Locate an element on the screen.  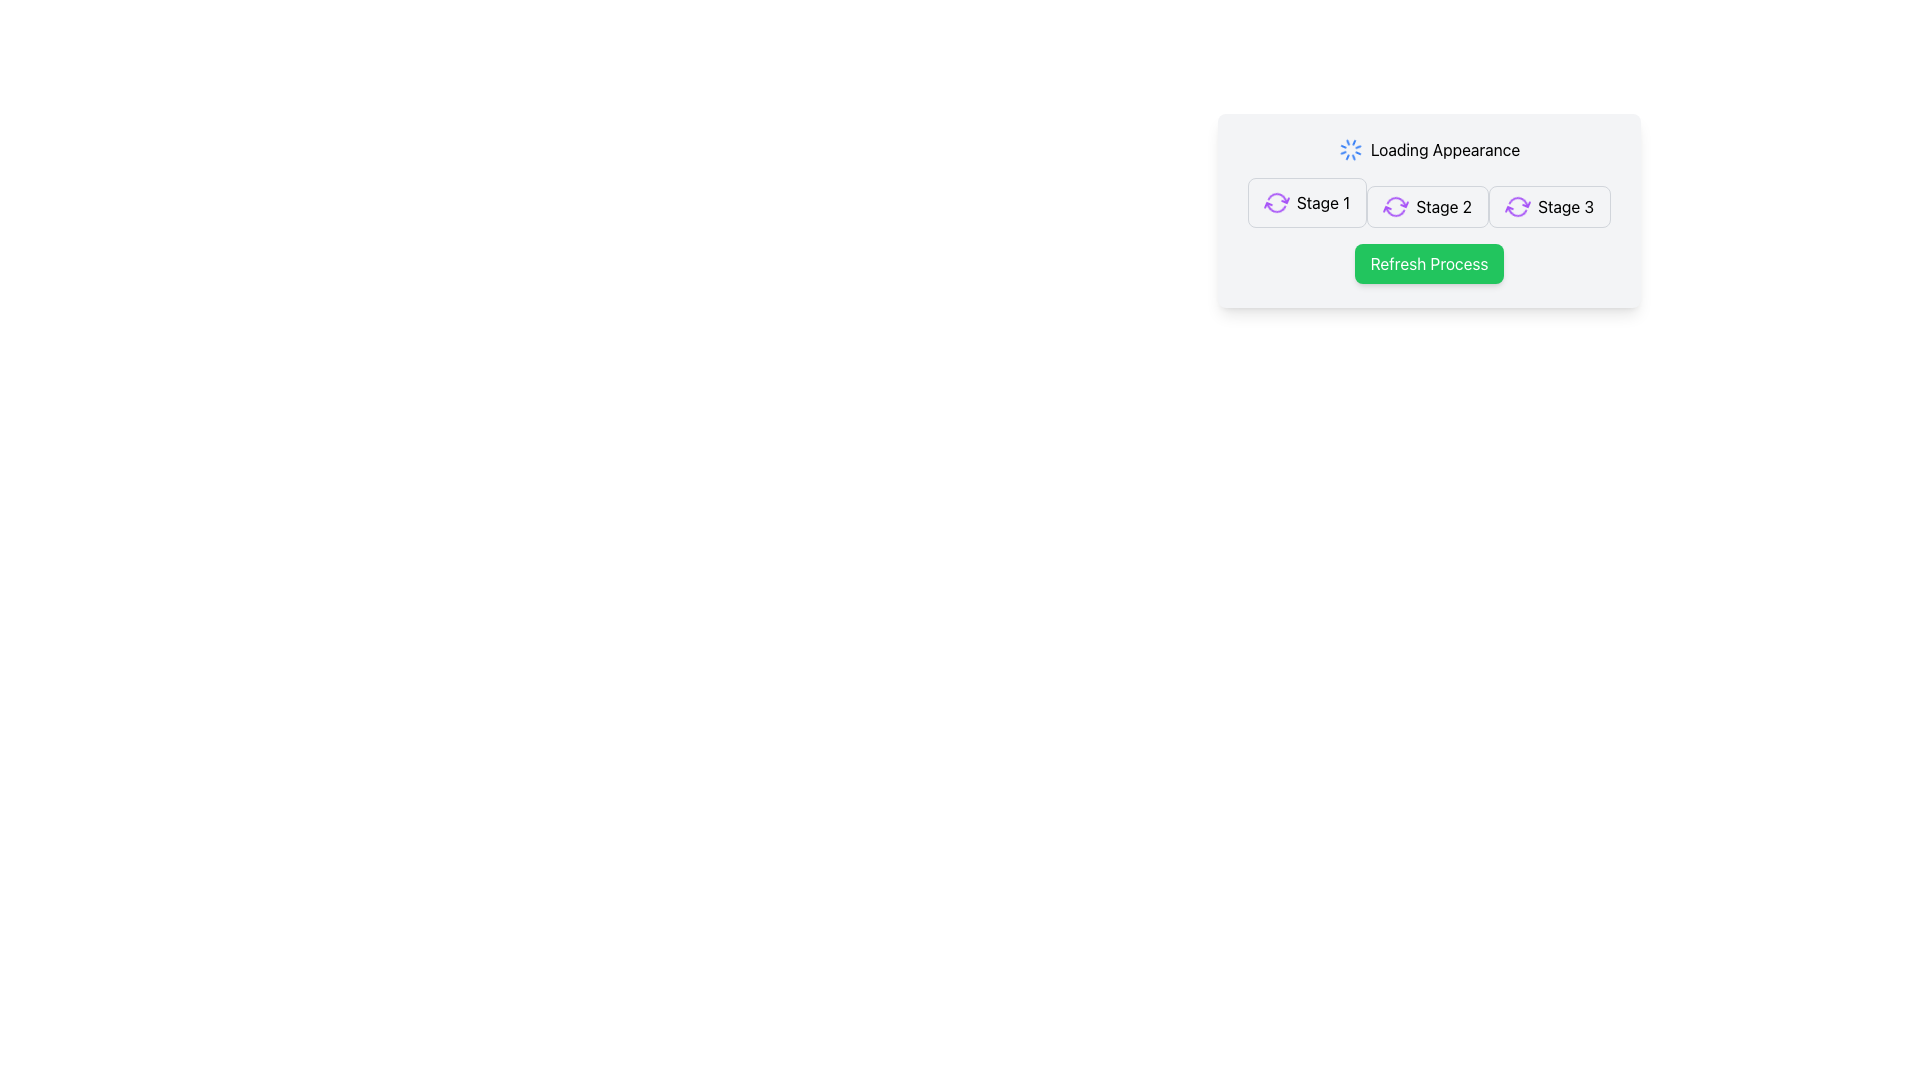
the upper arc of the circular arrow SVG icon, which is styled with a spinning animation and purple color, located to the left of the 'Loading Appearance' text is located at coordinates (1518, 211).